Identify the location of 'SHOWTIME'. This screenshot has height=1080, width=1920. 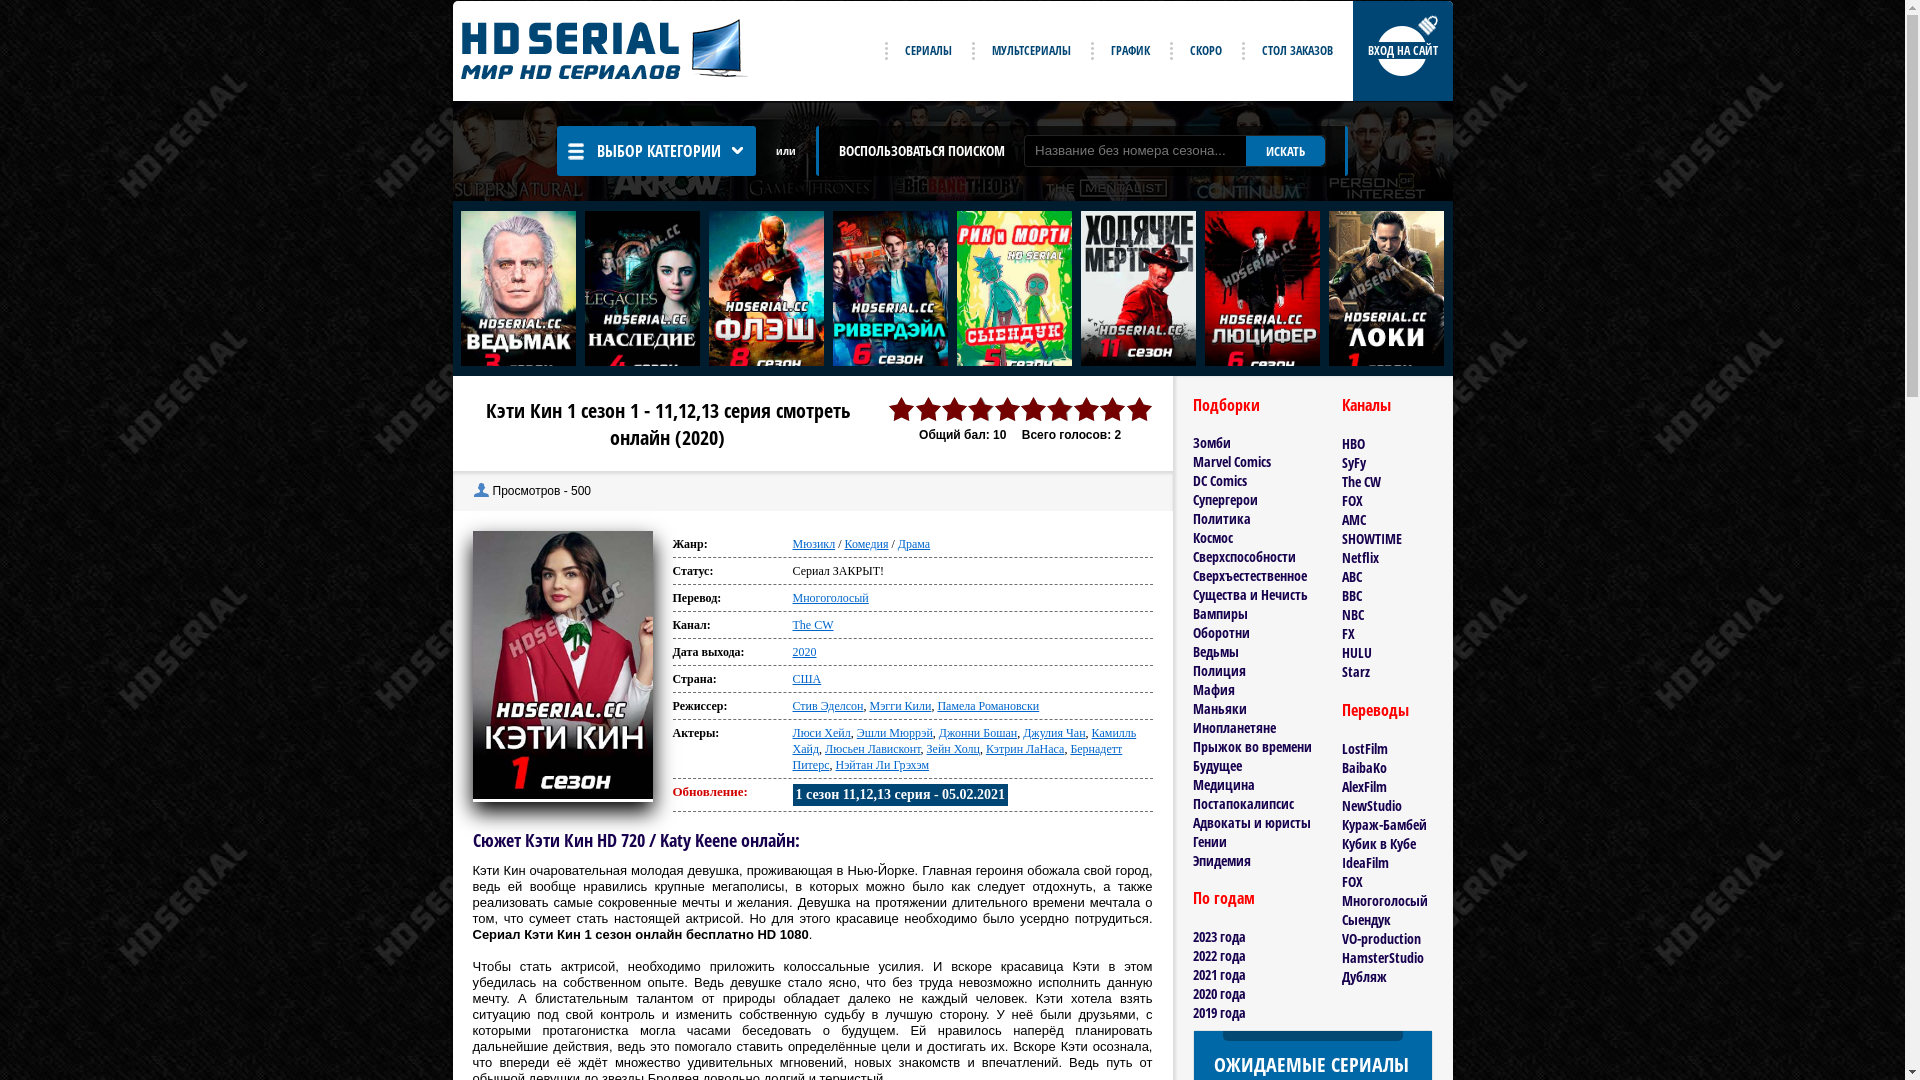
(1342, 537).